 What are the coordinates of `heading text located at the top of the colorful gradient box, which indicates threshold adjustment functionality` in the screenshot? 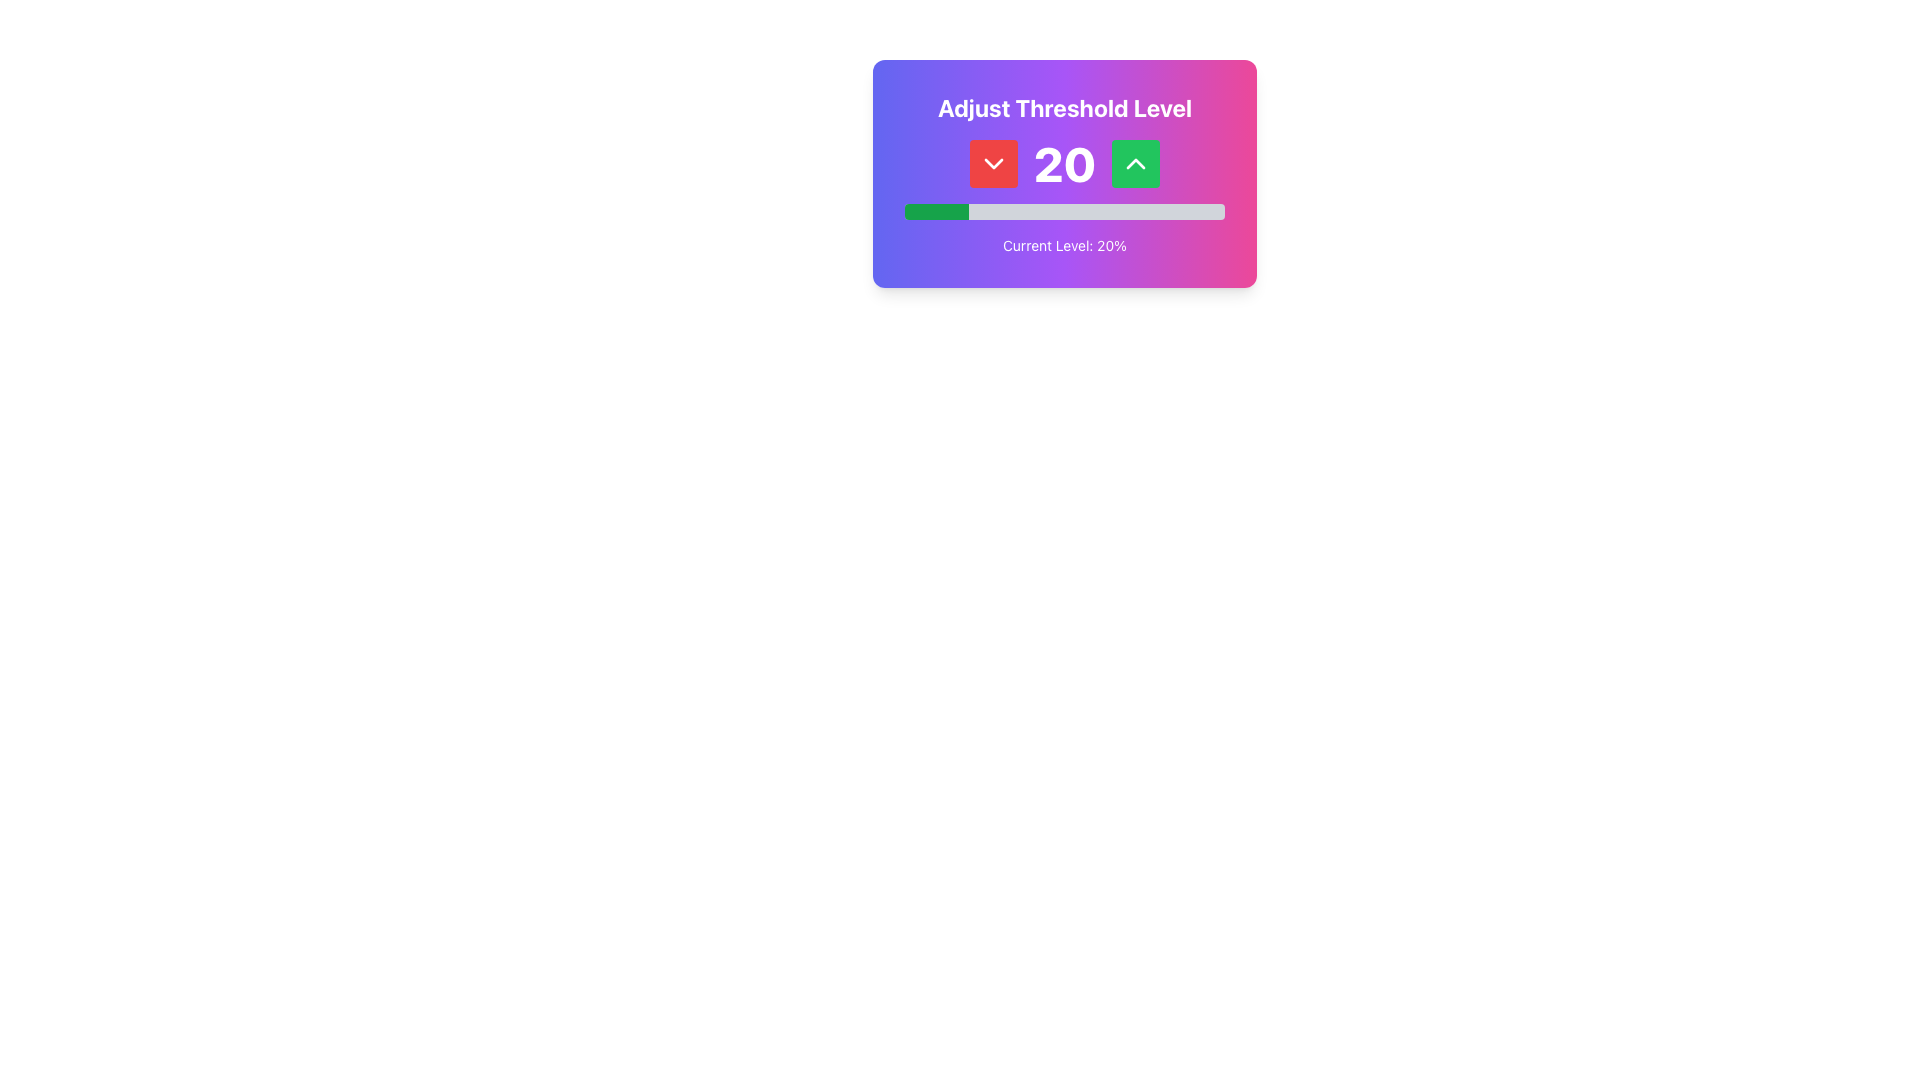 It's located at (1064, 108).